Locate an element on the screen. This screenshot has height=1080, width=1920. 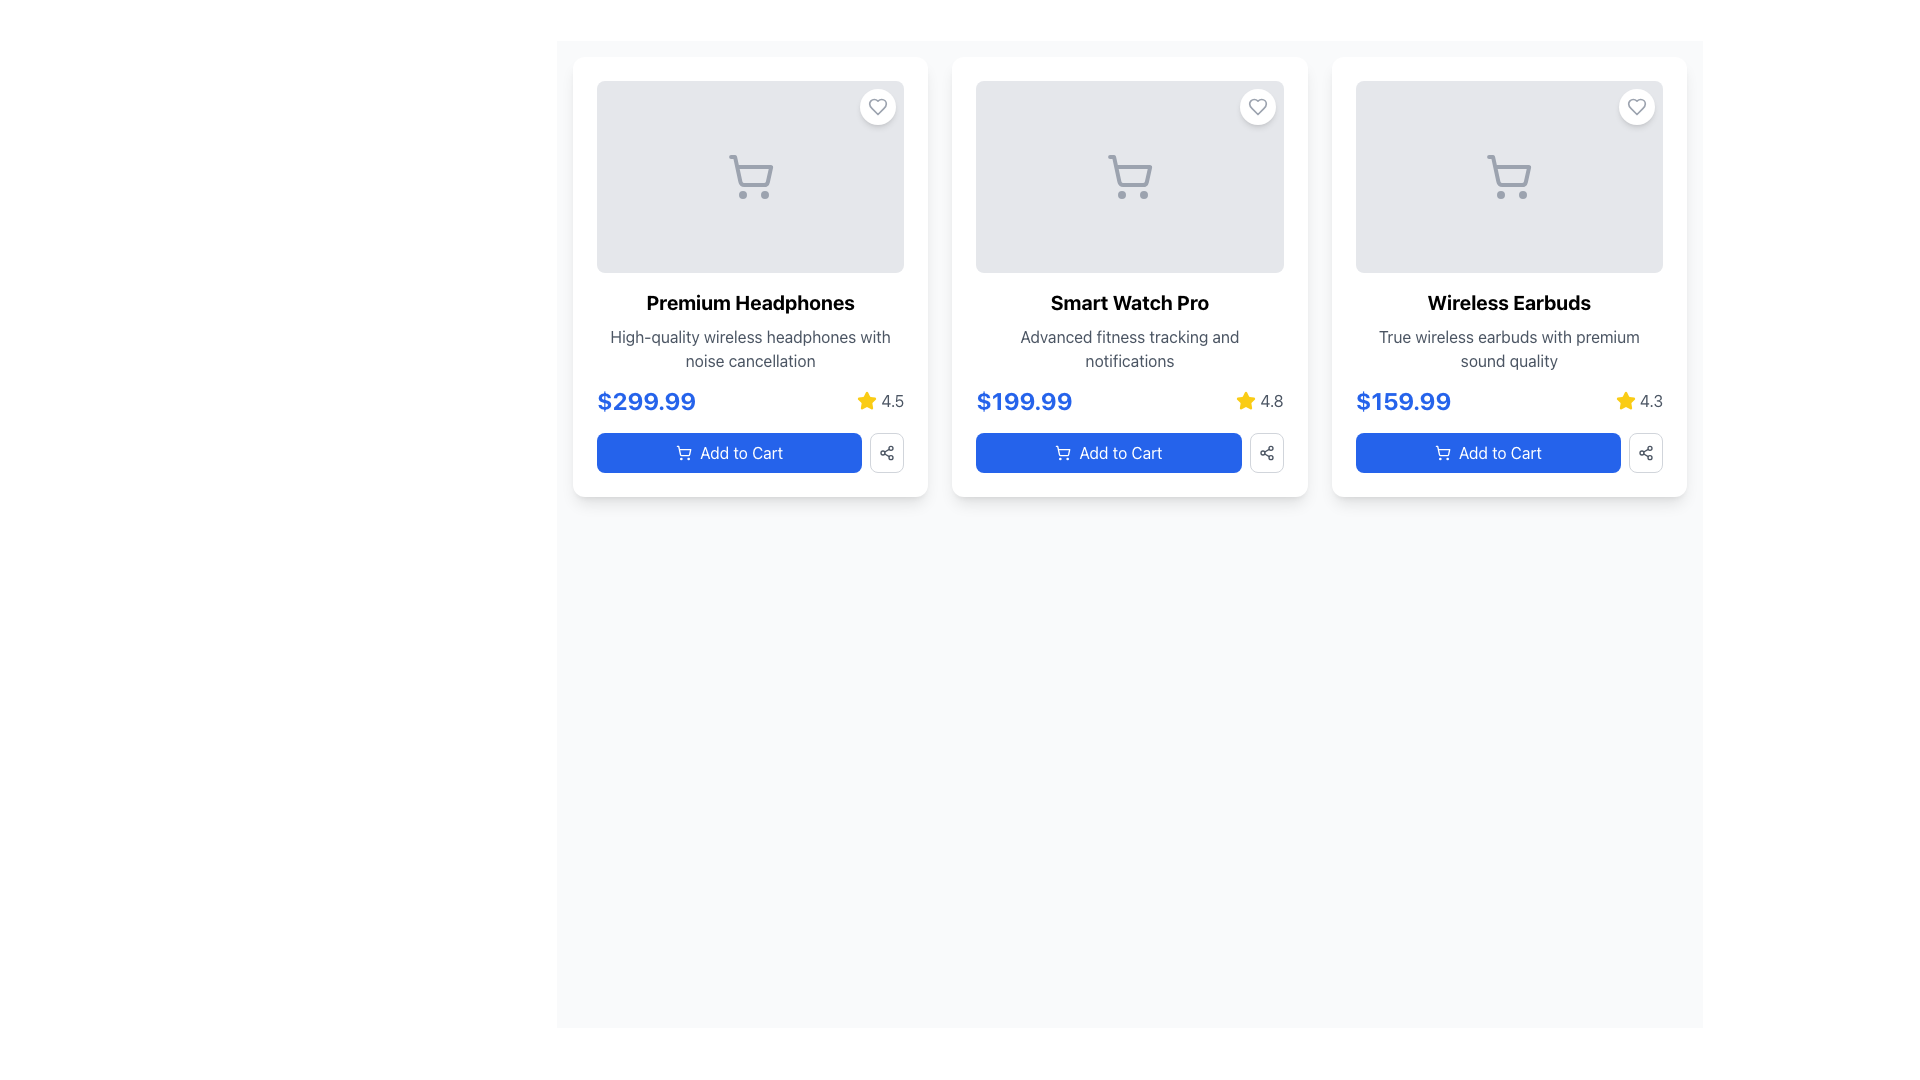
the SVG-based shopping cart icon located on the left side of the 'Add to Cart' button beneath the 'Wireless Earbuds' product listing is located at coordinates (1442, 452).